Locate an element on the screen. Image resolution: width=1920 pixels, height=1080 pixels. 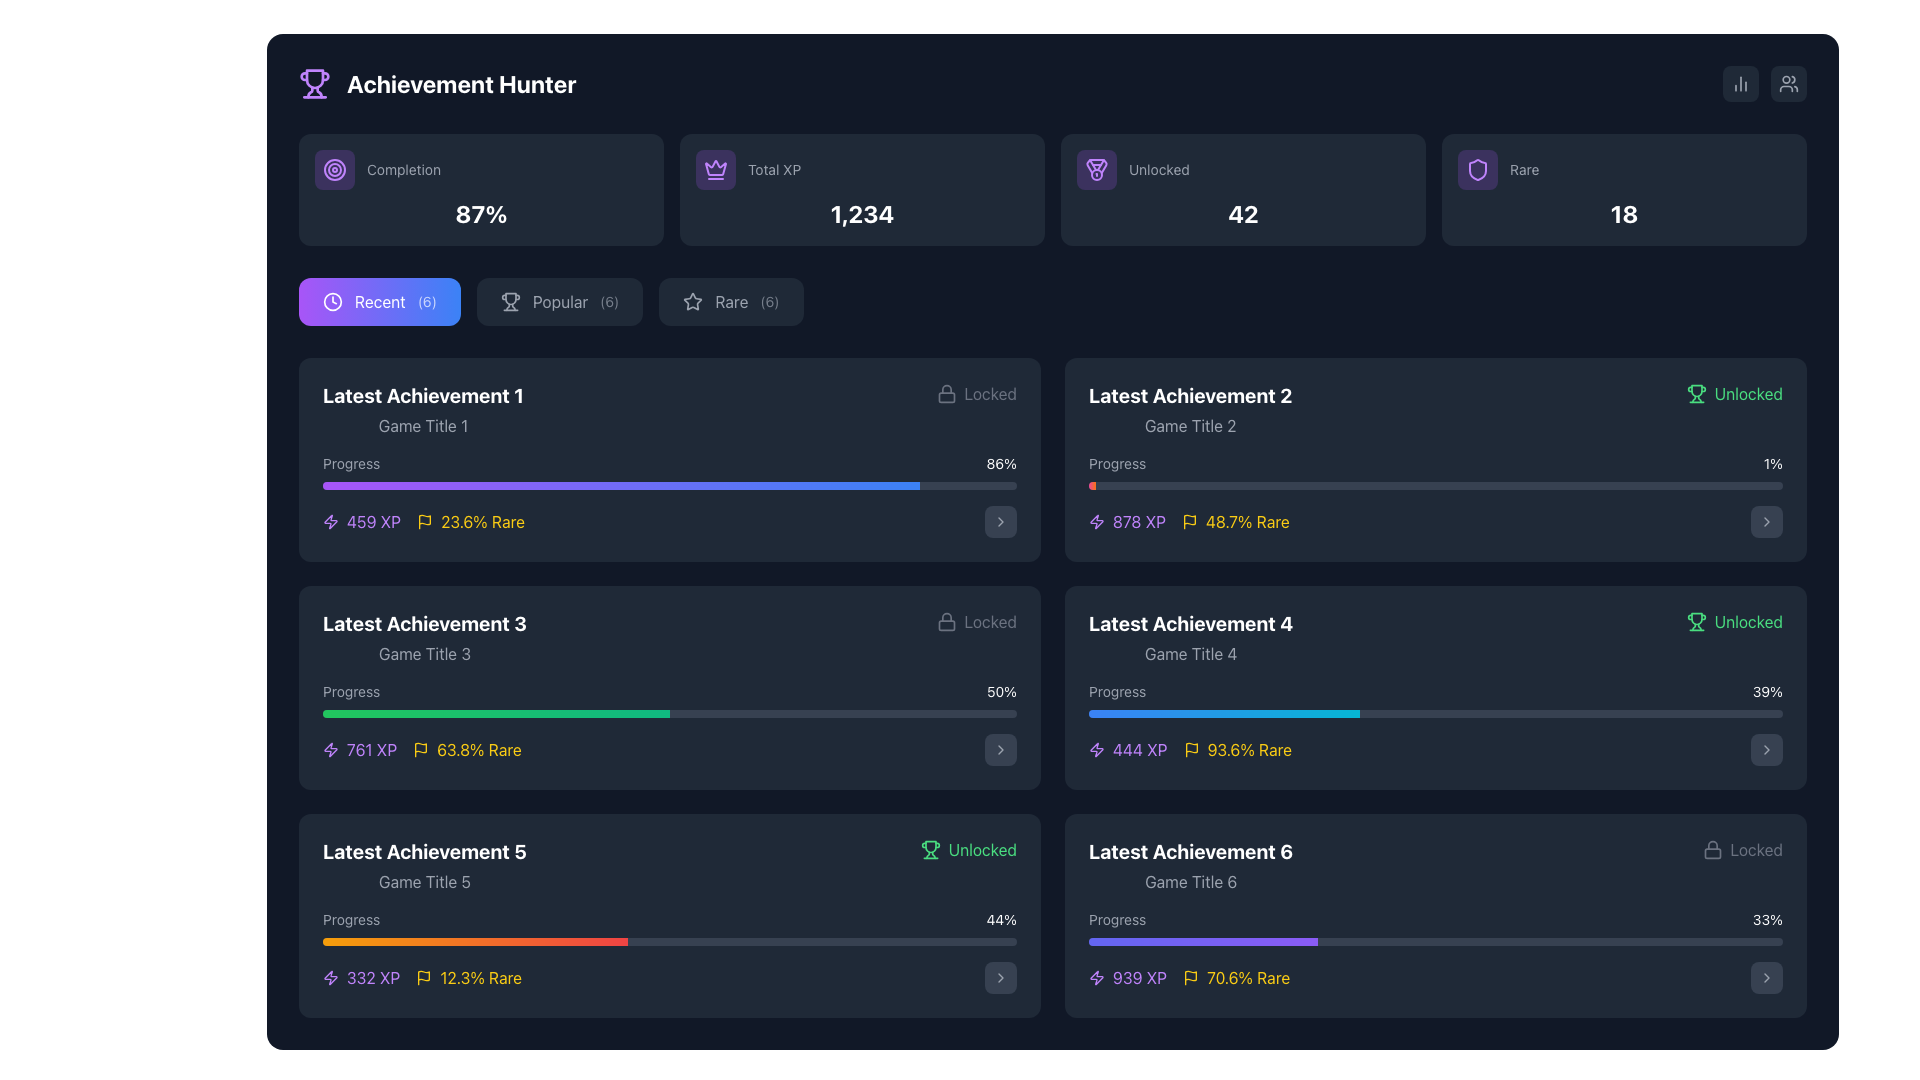
the label displaying 'Game Title 3', which is located directly beneath the title 'Latest Achievement 3' in a section with a dark background is located at coordinates (423, 654).